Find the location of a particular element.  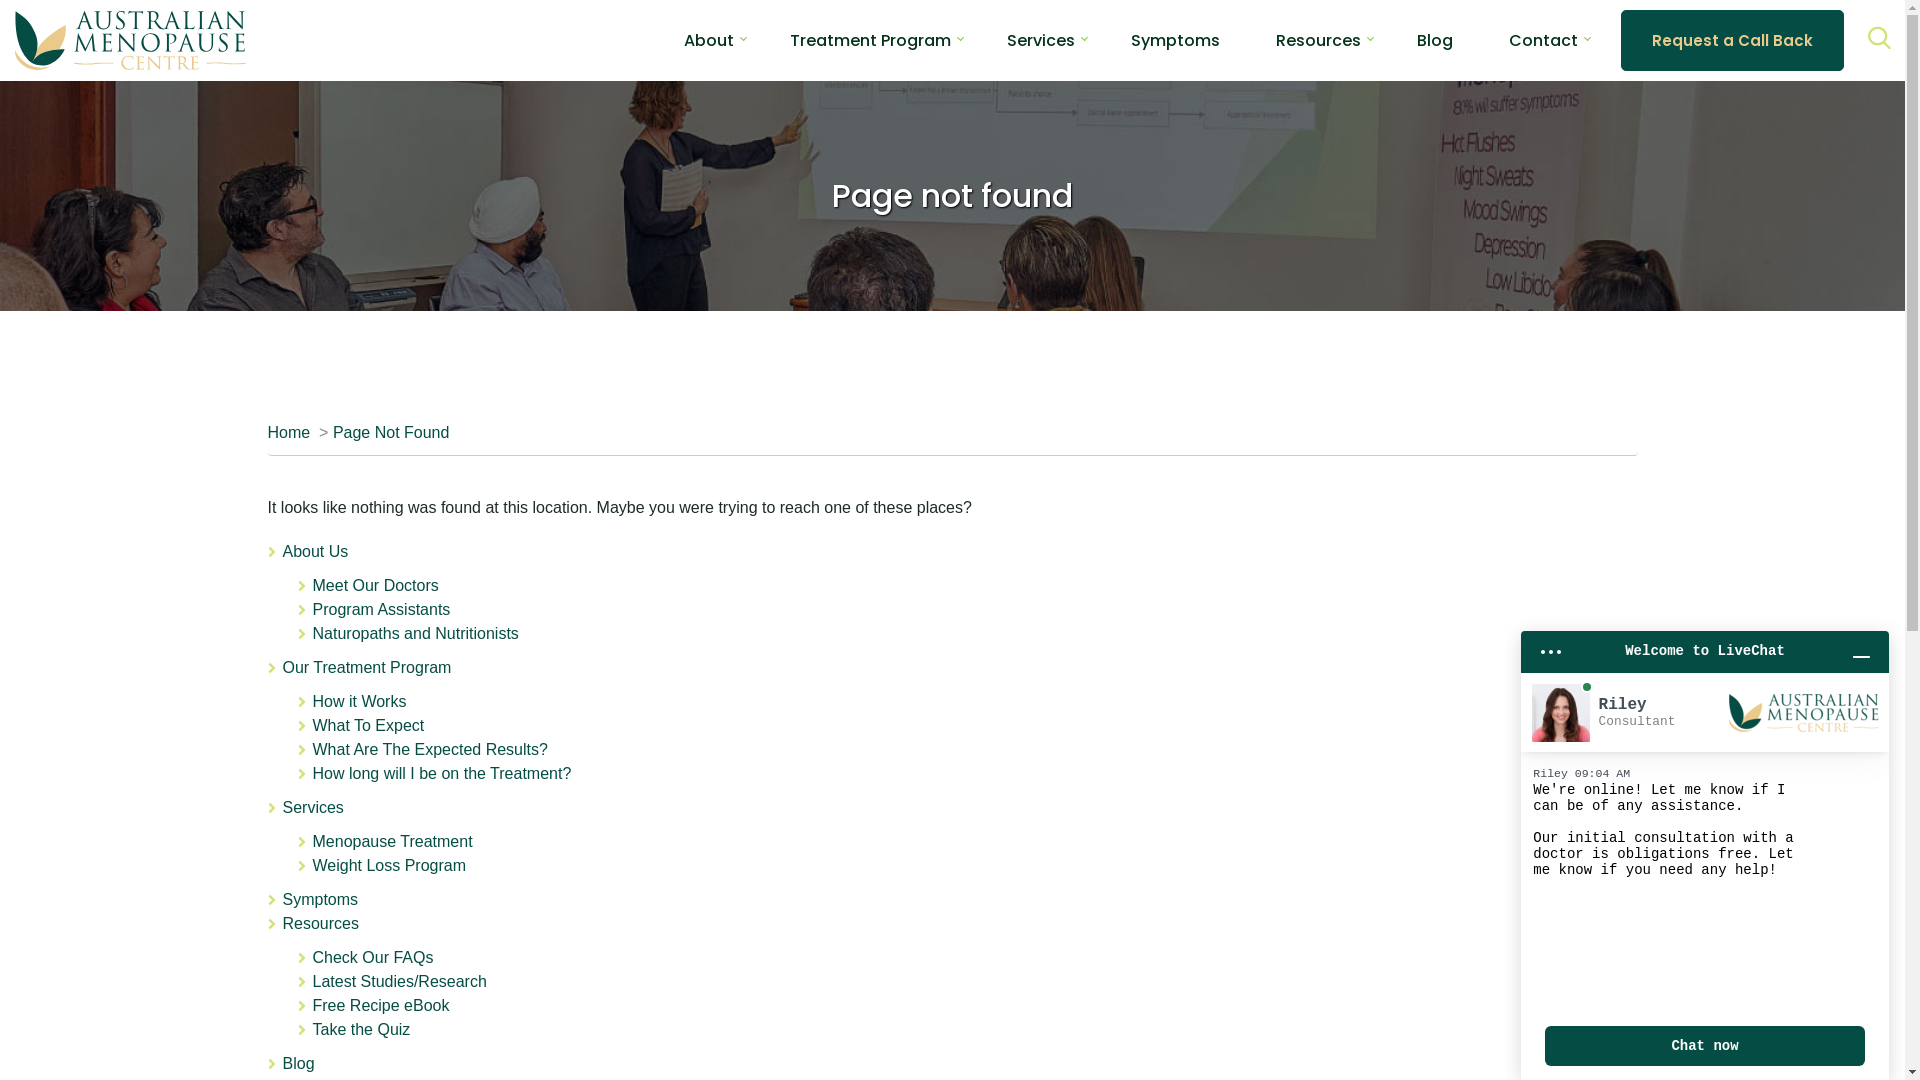

'Our Treatment Program' is located at coordinates (281, 667).